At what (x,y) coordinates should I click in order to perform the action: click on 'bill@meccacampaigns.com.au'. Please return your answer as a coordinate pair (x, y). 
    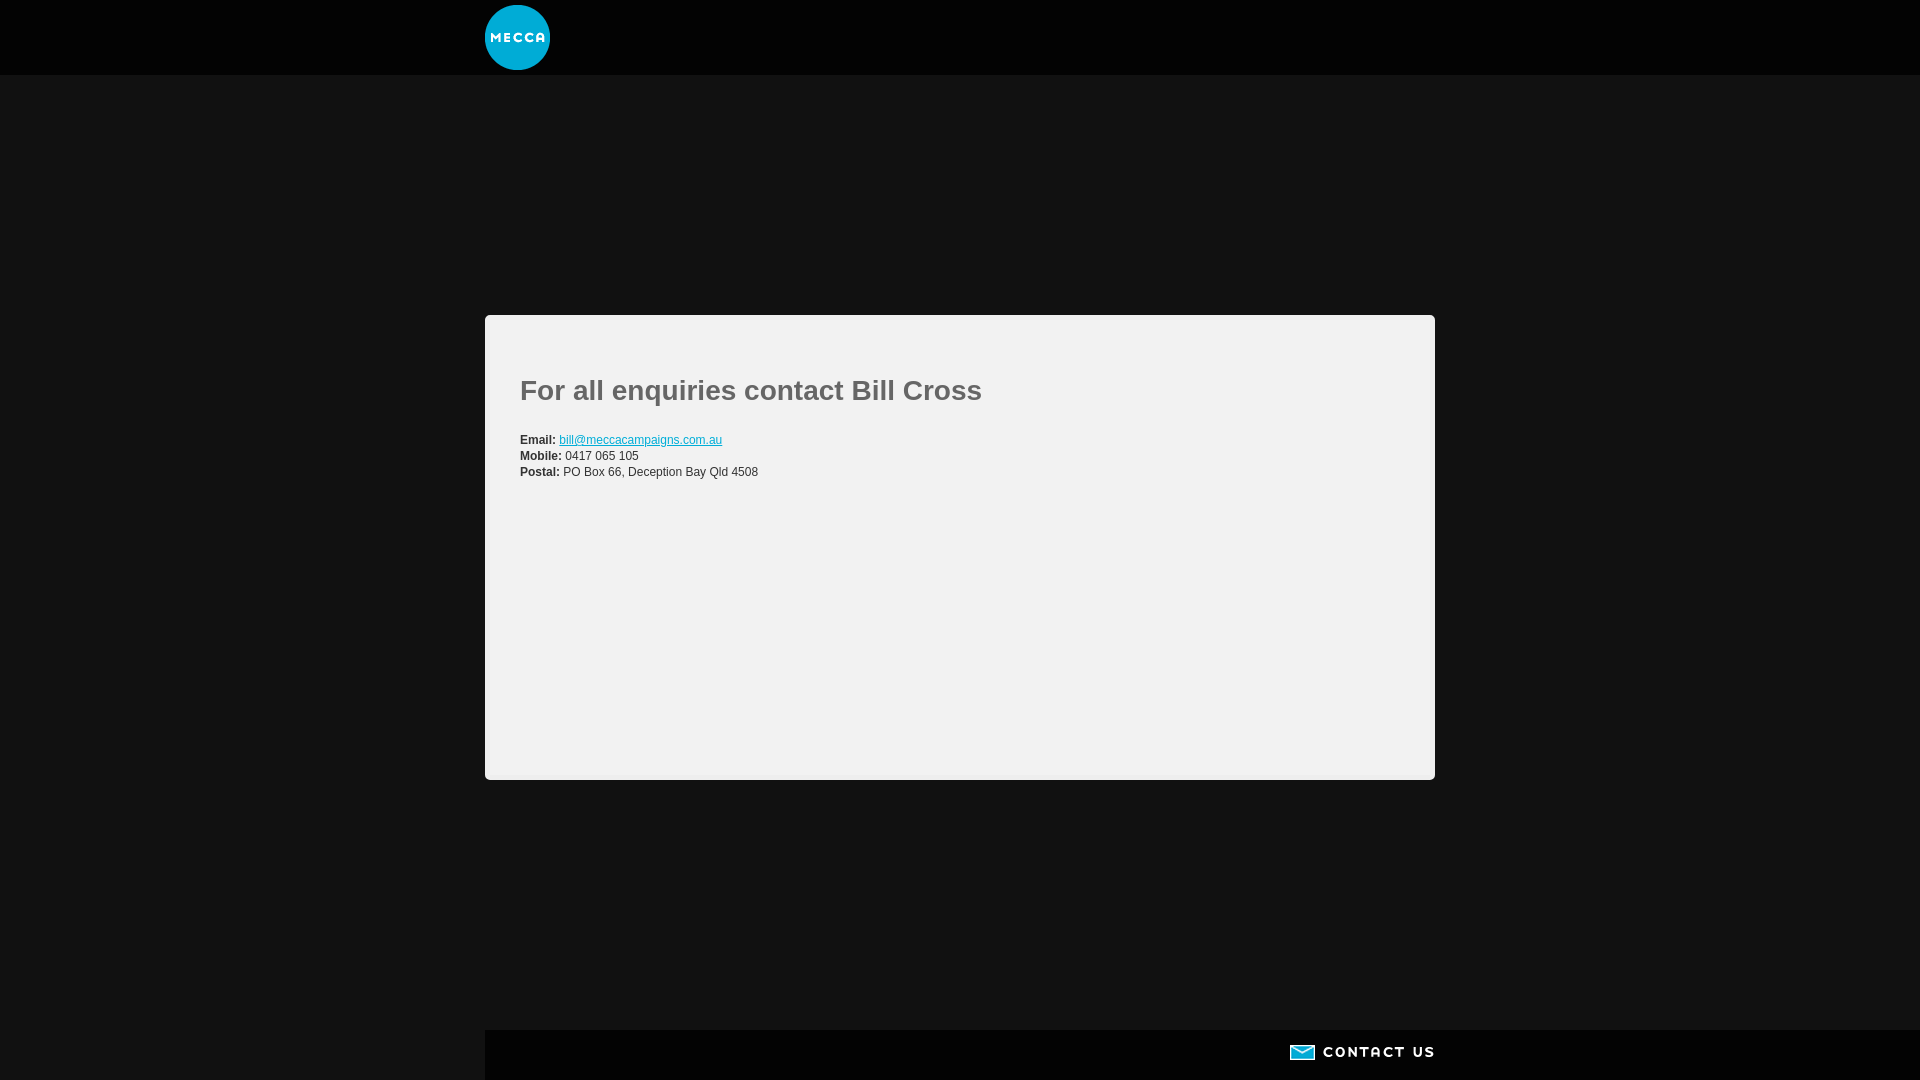
    Looking at the image, I should click on (640, 438).